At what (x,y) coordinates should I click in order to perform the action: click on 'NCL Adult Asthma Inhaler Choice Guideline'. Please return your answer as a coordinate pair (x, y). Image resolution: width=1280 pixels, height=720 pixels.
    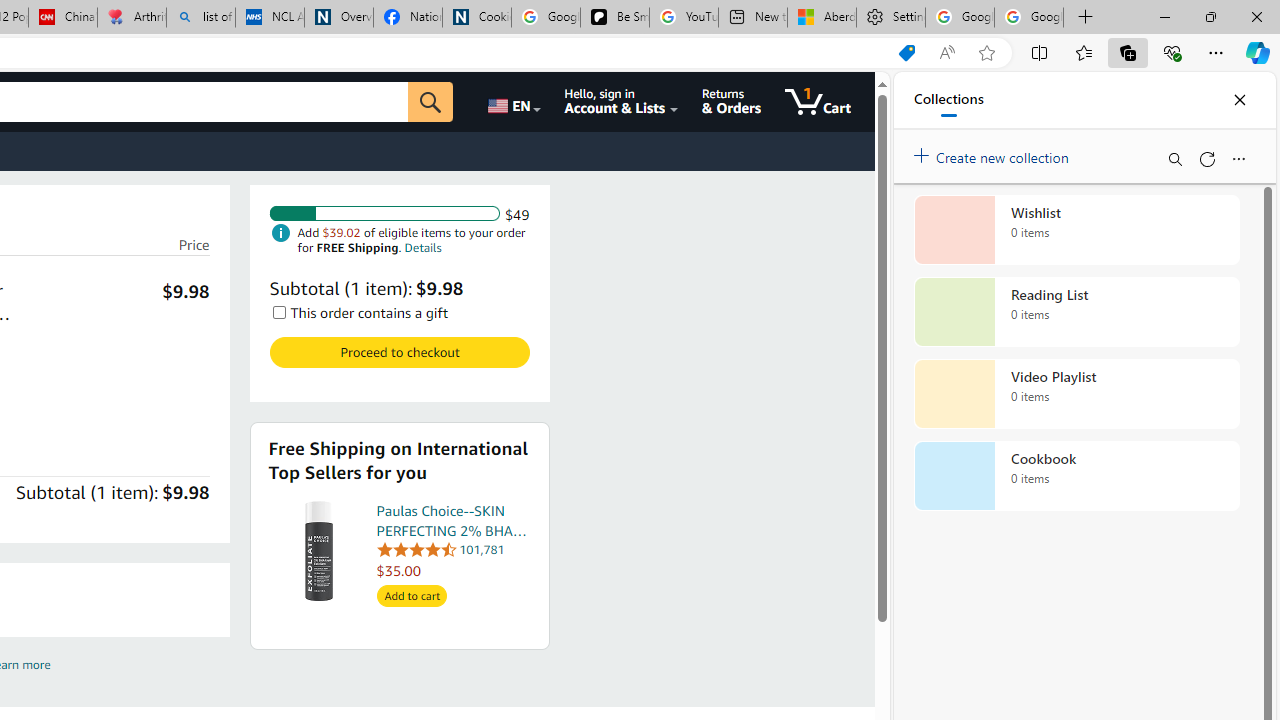
    Looking at the image, I should click on (269, 17).